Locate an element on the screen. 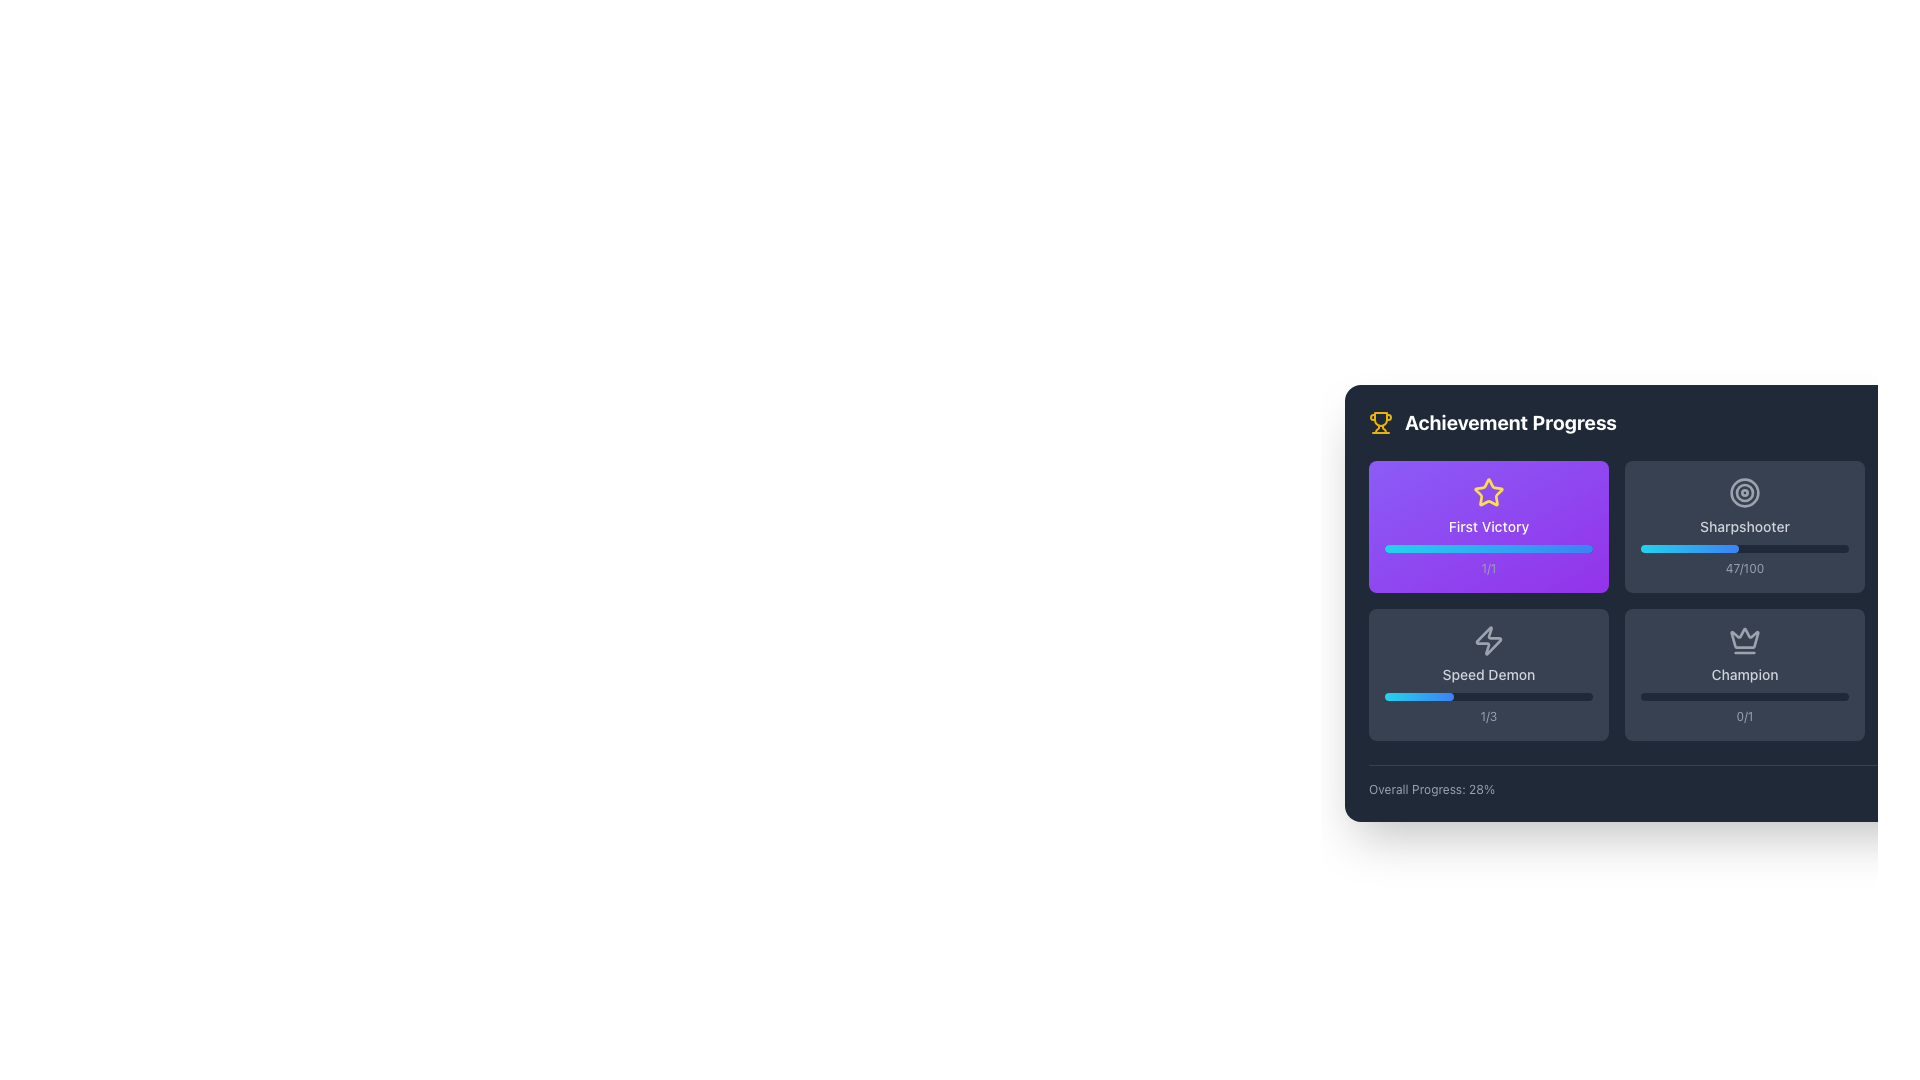 The image size is (1920, 1080). the Progress Bar which is a horizontal bar with rounded edges, gray background, and a gradient from cyan to blue, located beneath the 'First Victory' title and above the '1/1' text is located at coordinates (1488, 548).